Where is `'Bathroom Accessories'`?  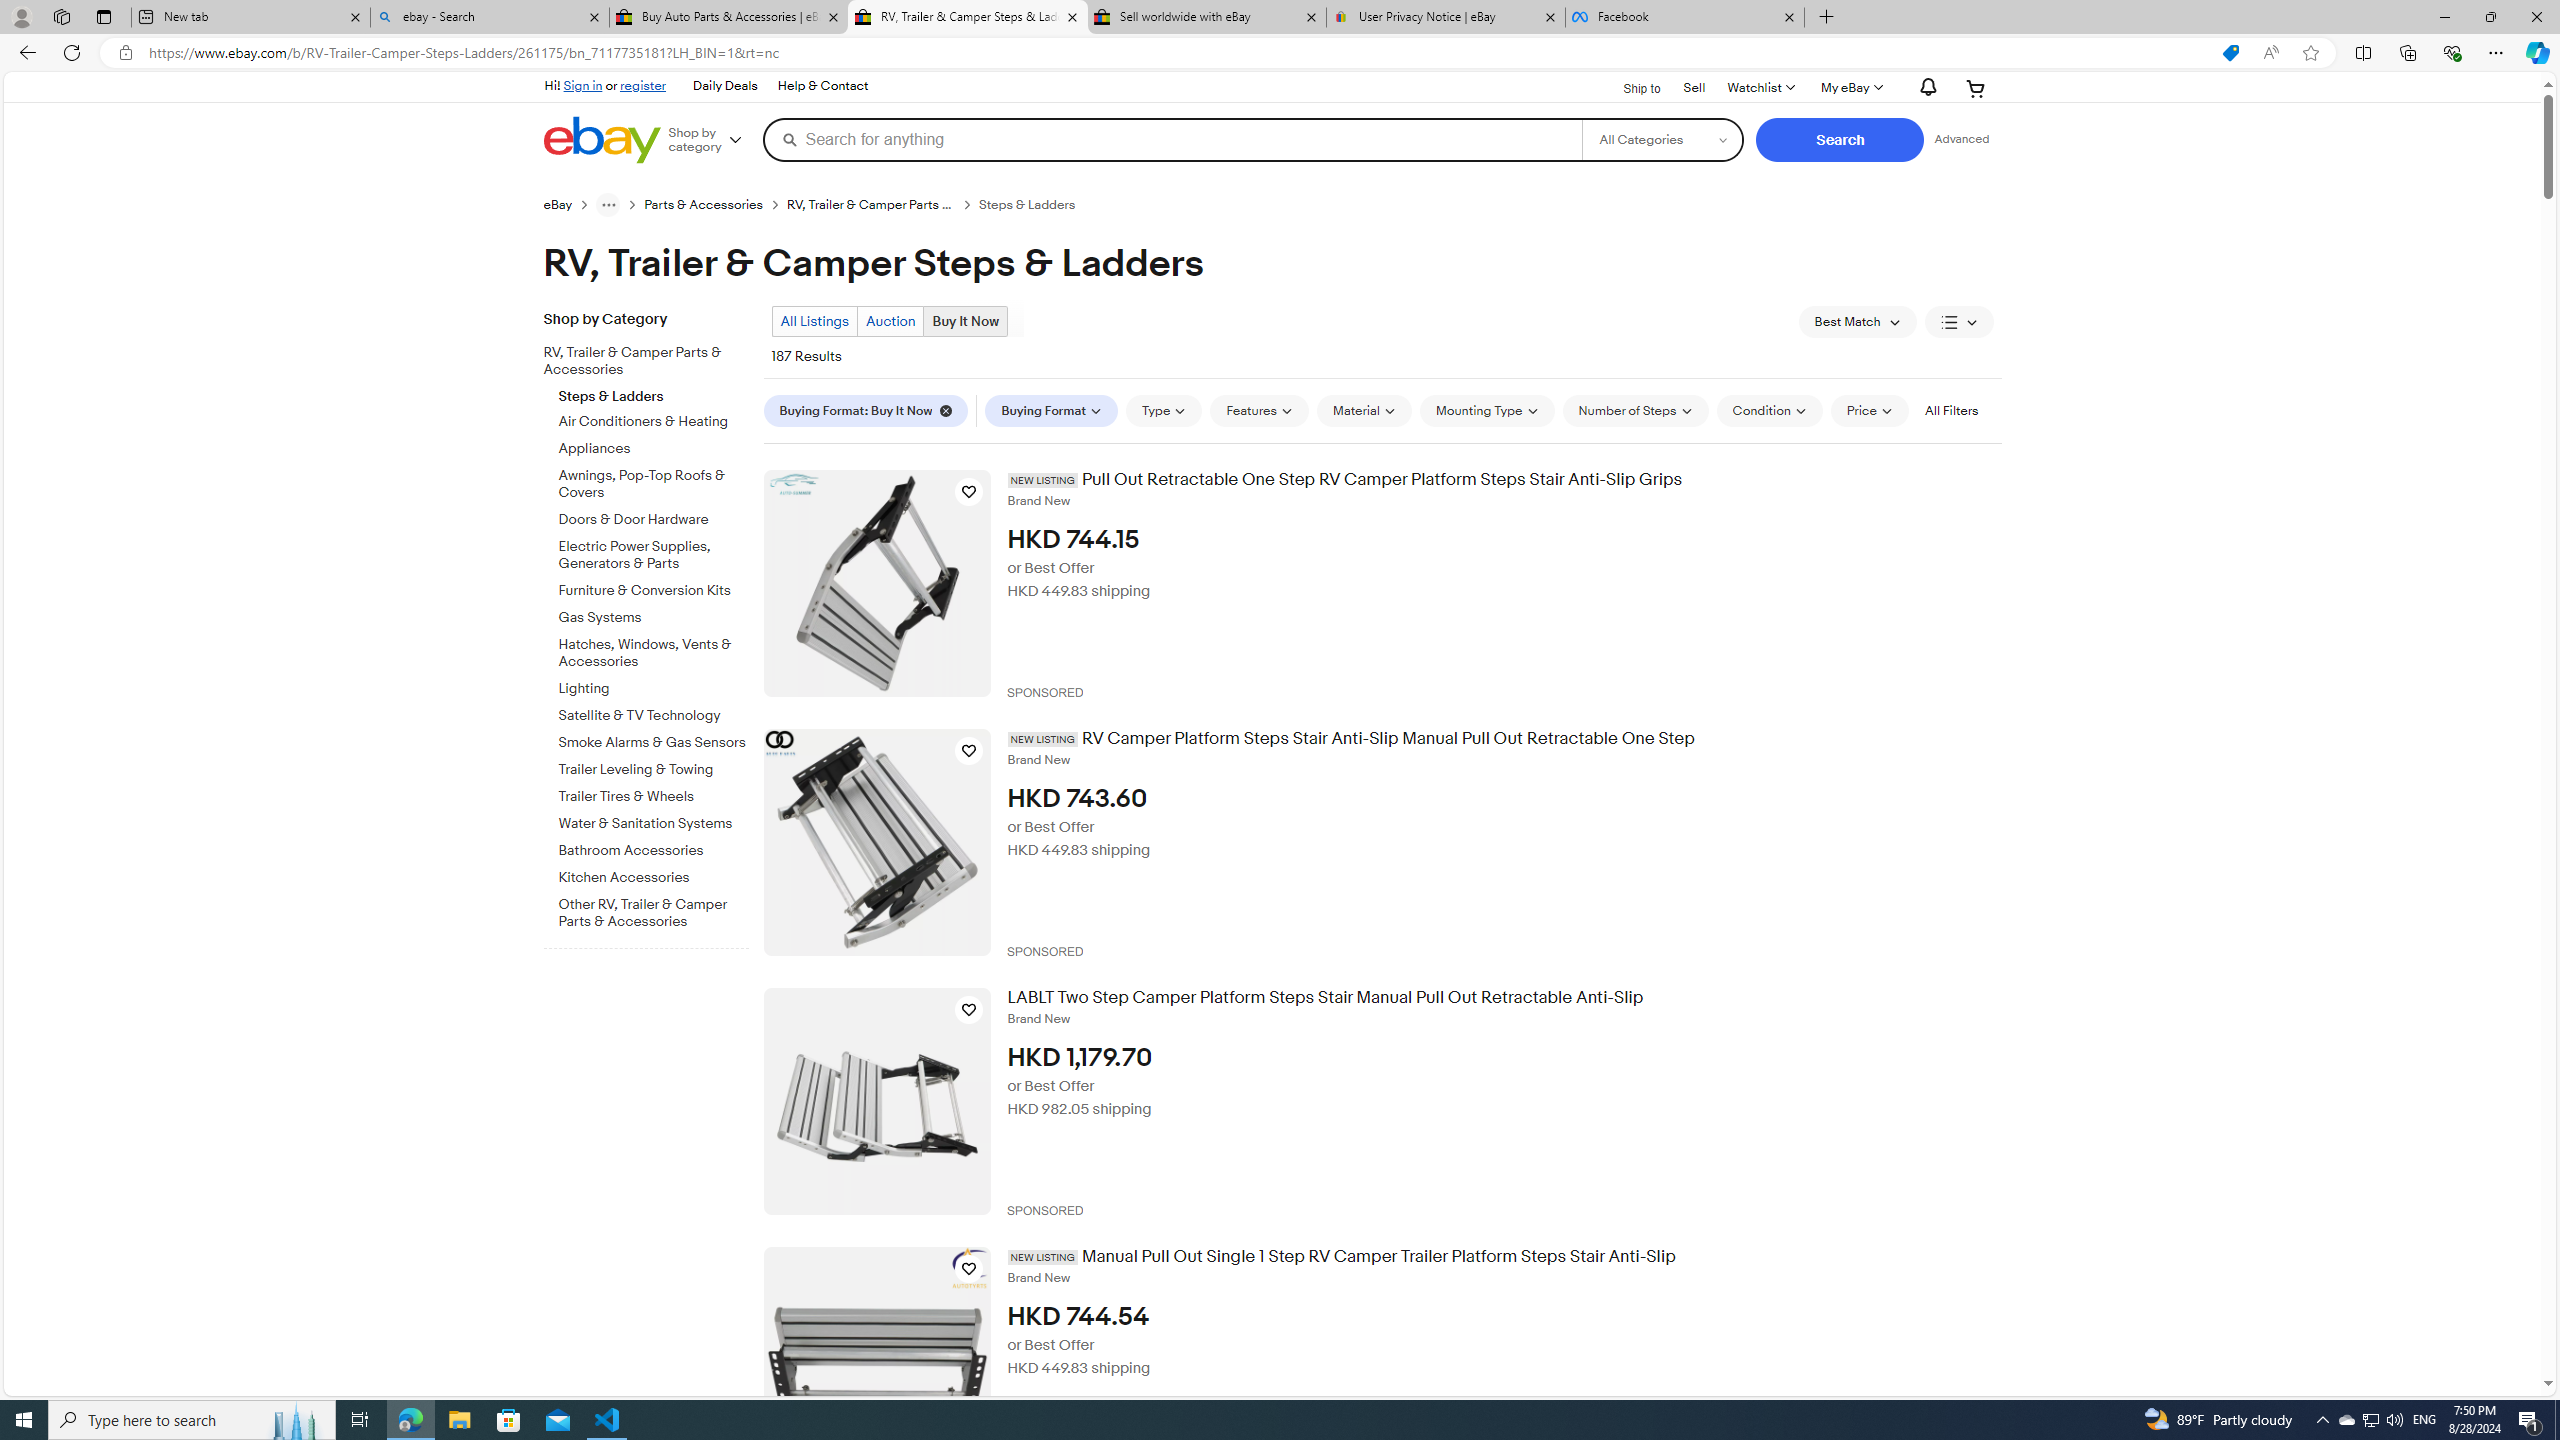
'Bathroom Accessories' is located at coordinates (653, 850).